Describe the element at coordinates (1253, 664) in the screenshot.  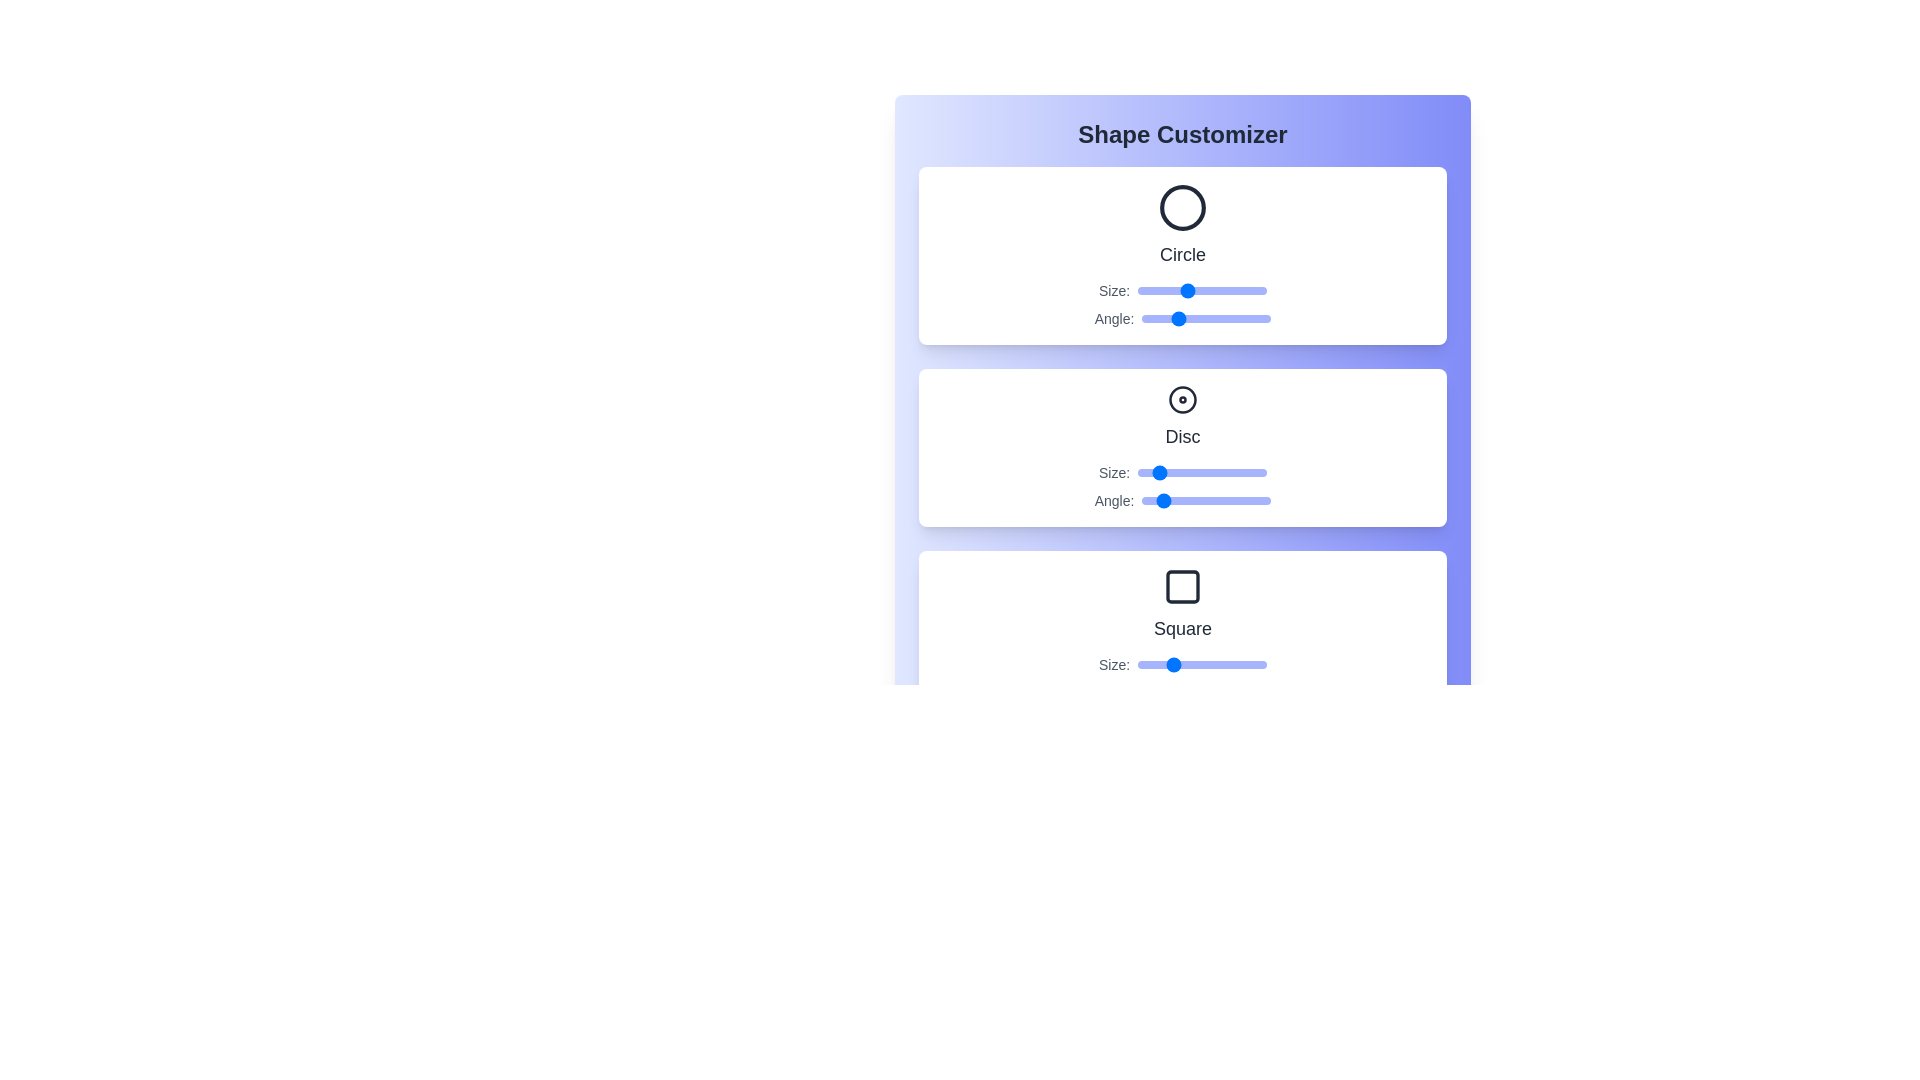
I see `the size slider of the Square shape to 92` at that location.